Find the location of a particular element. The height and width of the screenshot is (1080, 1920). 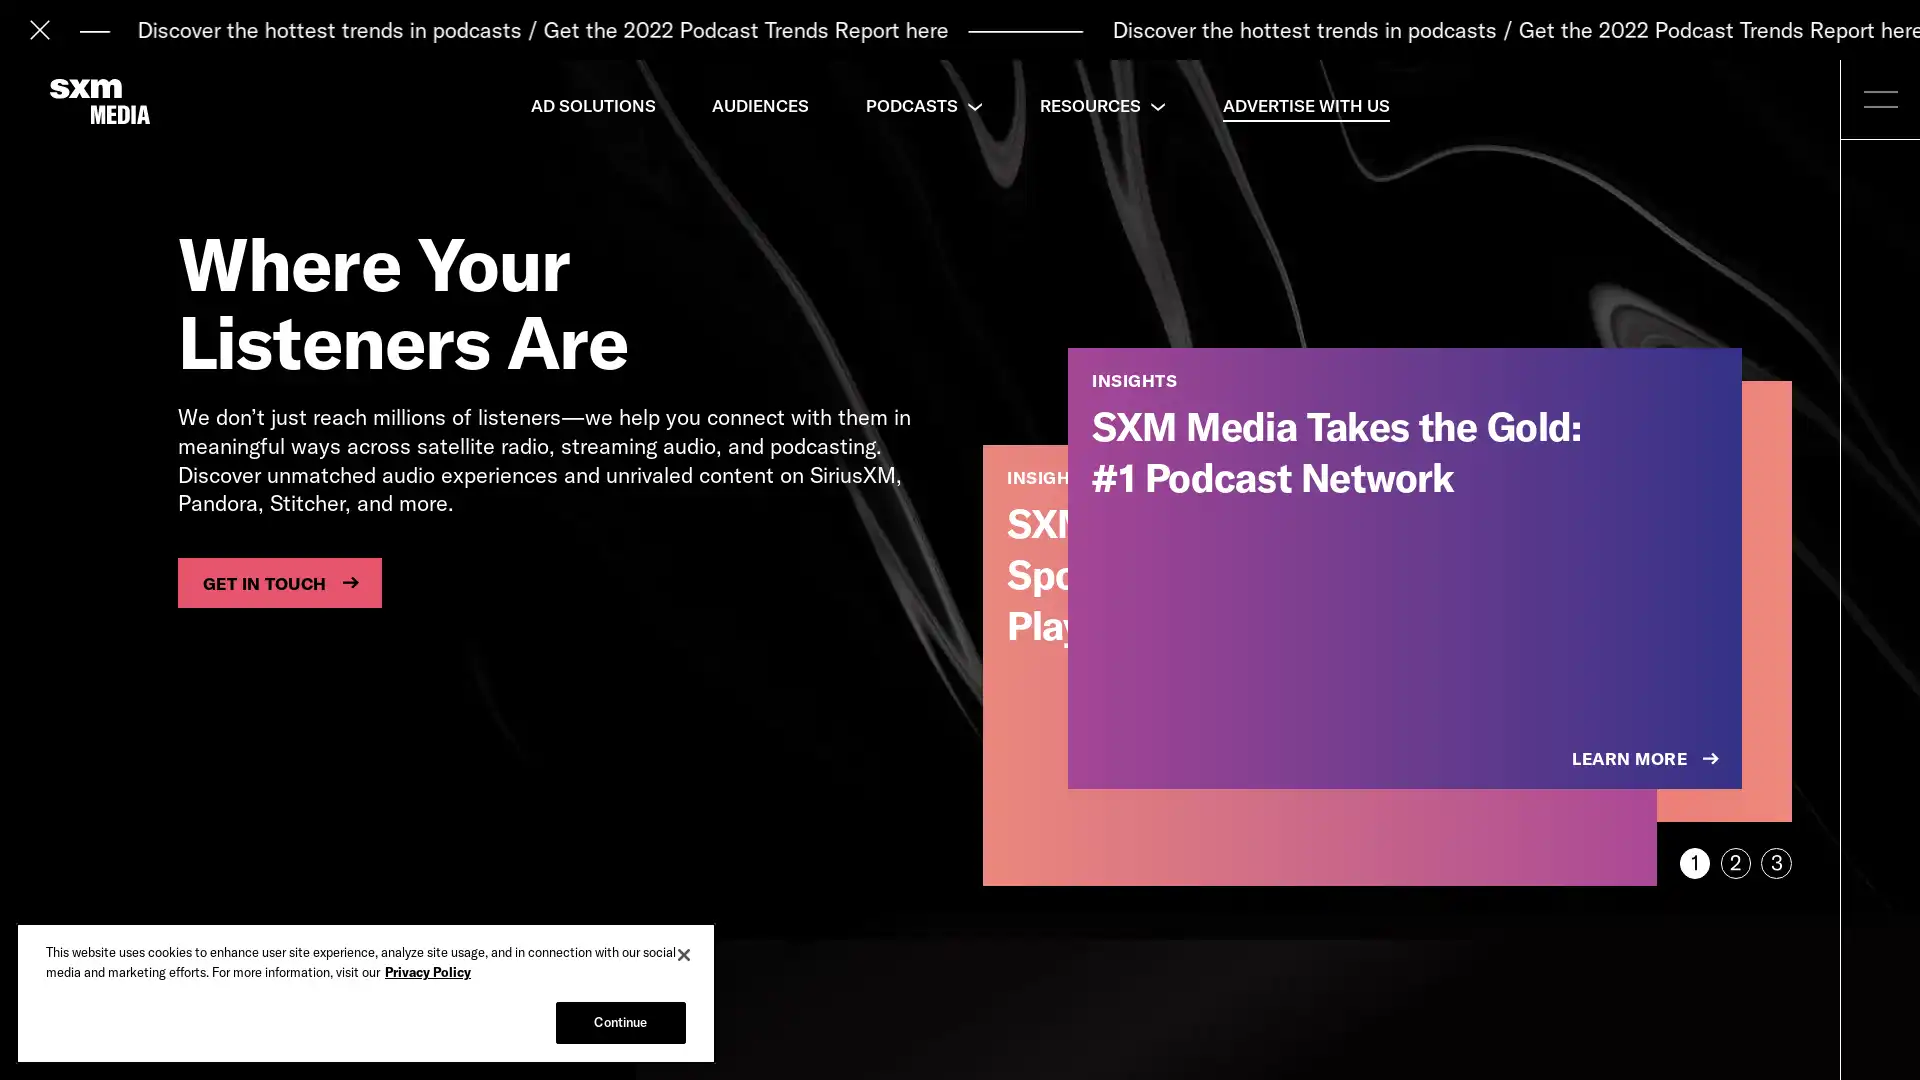

GET IN TOUCH is located at coordinates (278, 582).